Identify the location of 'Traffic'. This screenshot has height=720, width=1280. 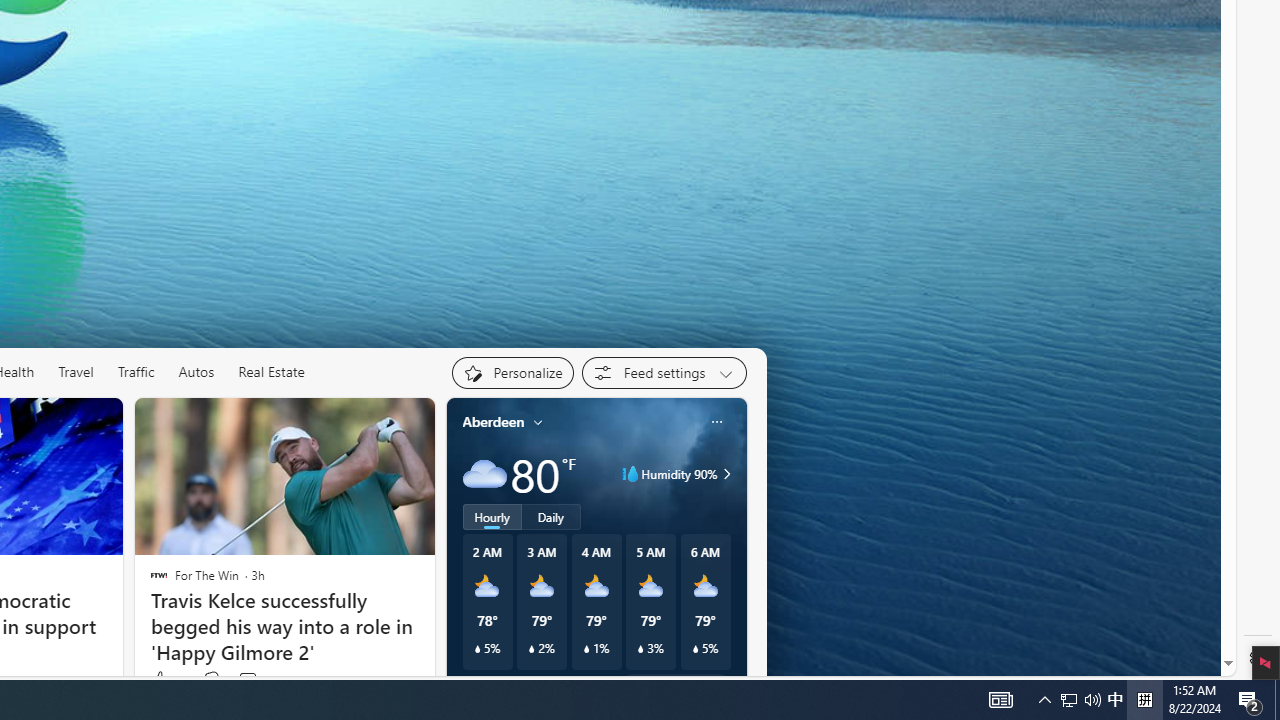
(135, 371).